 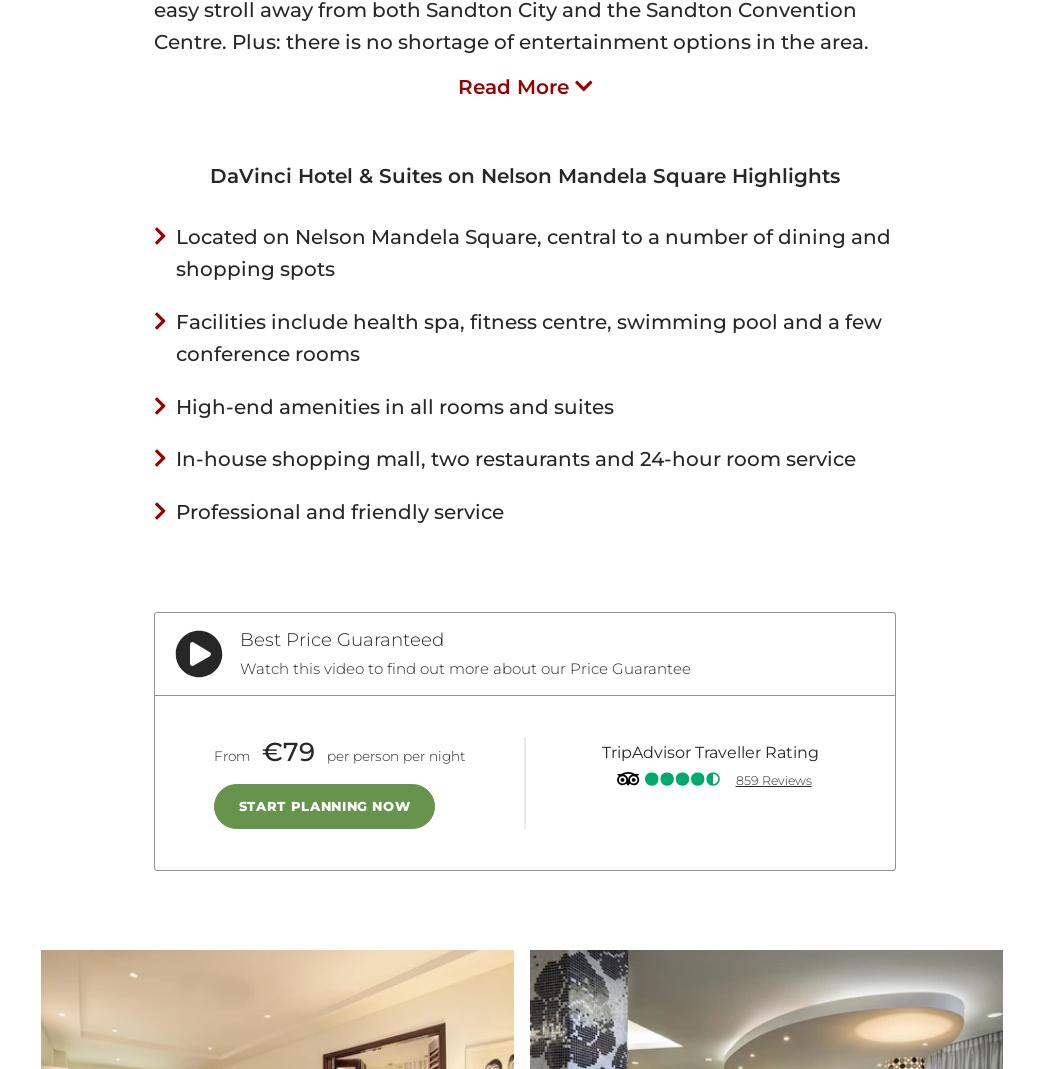 I want to click on 'Professional and friendly service', so click(x=338, y=509).